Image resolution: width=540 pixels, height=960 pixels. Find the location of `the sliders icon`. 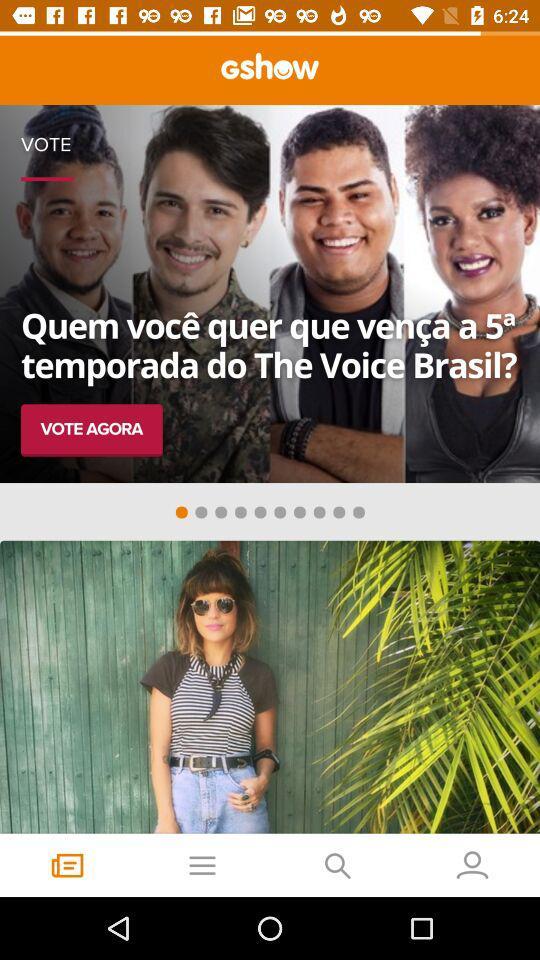

the sliders icon is located at coordinates (270, 68).